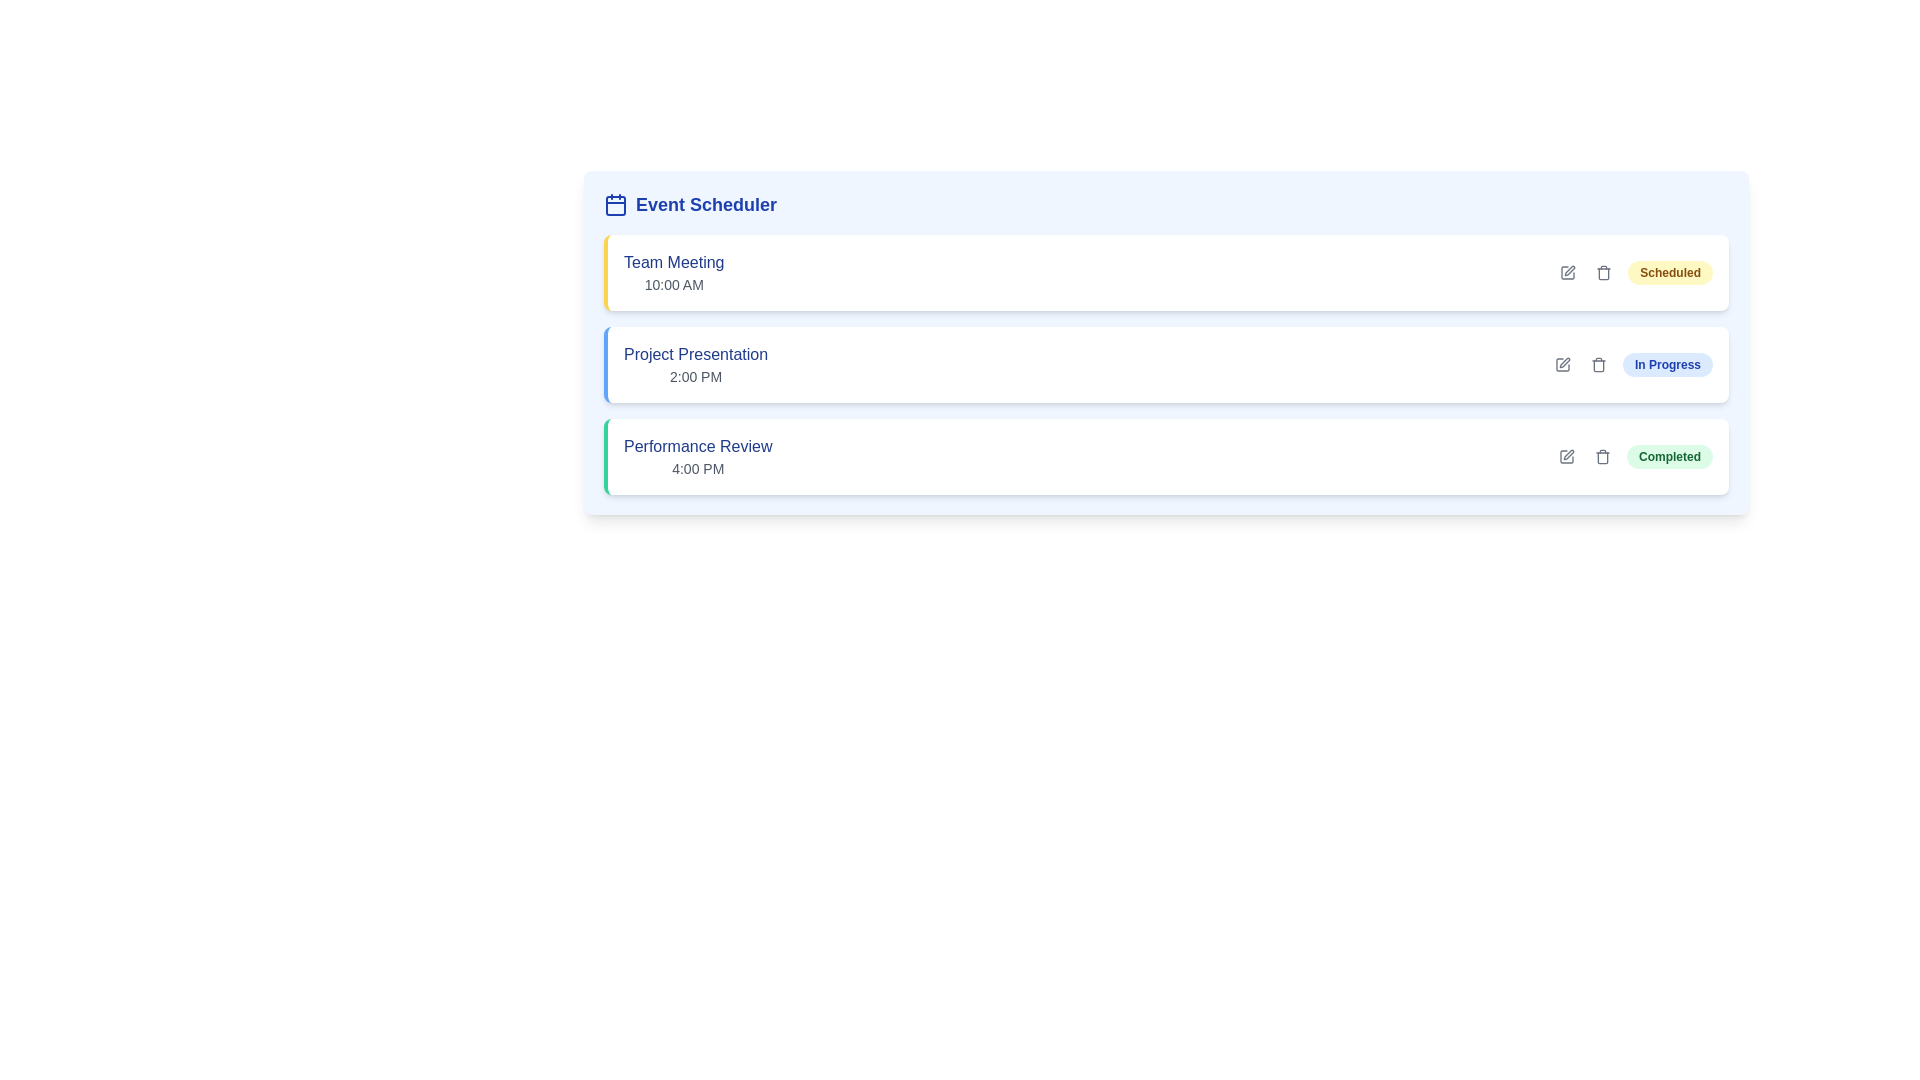 Image resolution: width=1920 pixels, height=1080 pixels. What do you see at coordinates (614, 204) in the screenshot?
I see `the calendar icon with a blue outline located to the left of the 'Event Scheduler' text` at bounding box center [614, 204].